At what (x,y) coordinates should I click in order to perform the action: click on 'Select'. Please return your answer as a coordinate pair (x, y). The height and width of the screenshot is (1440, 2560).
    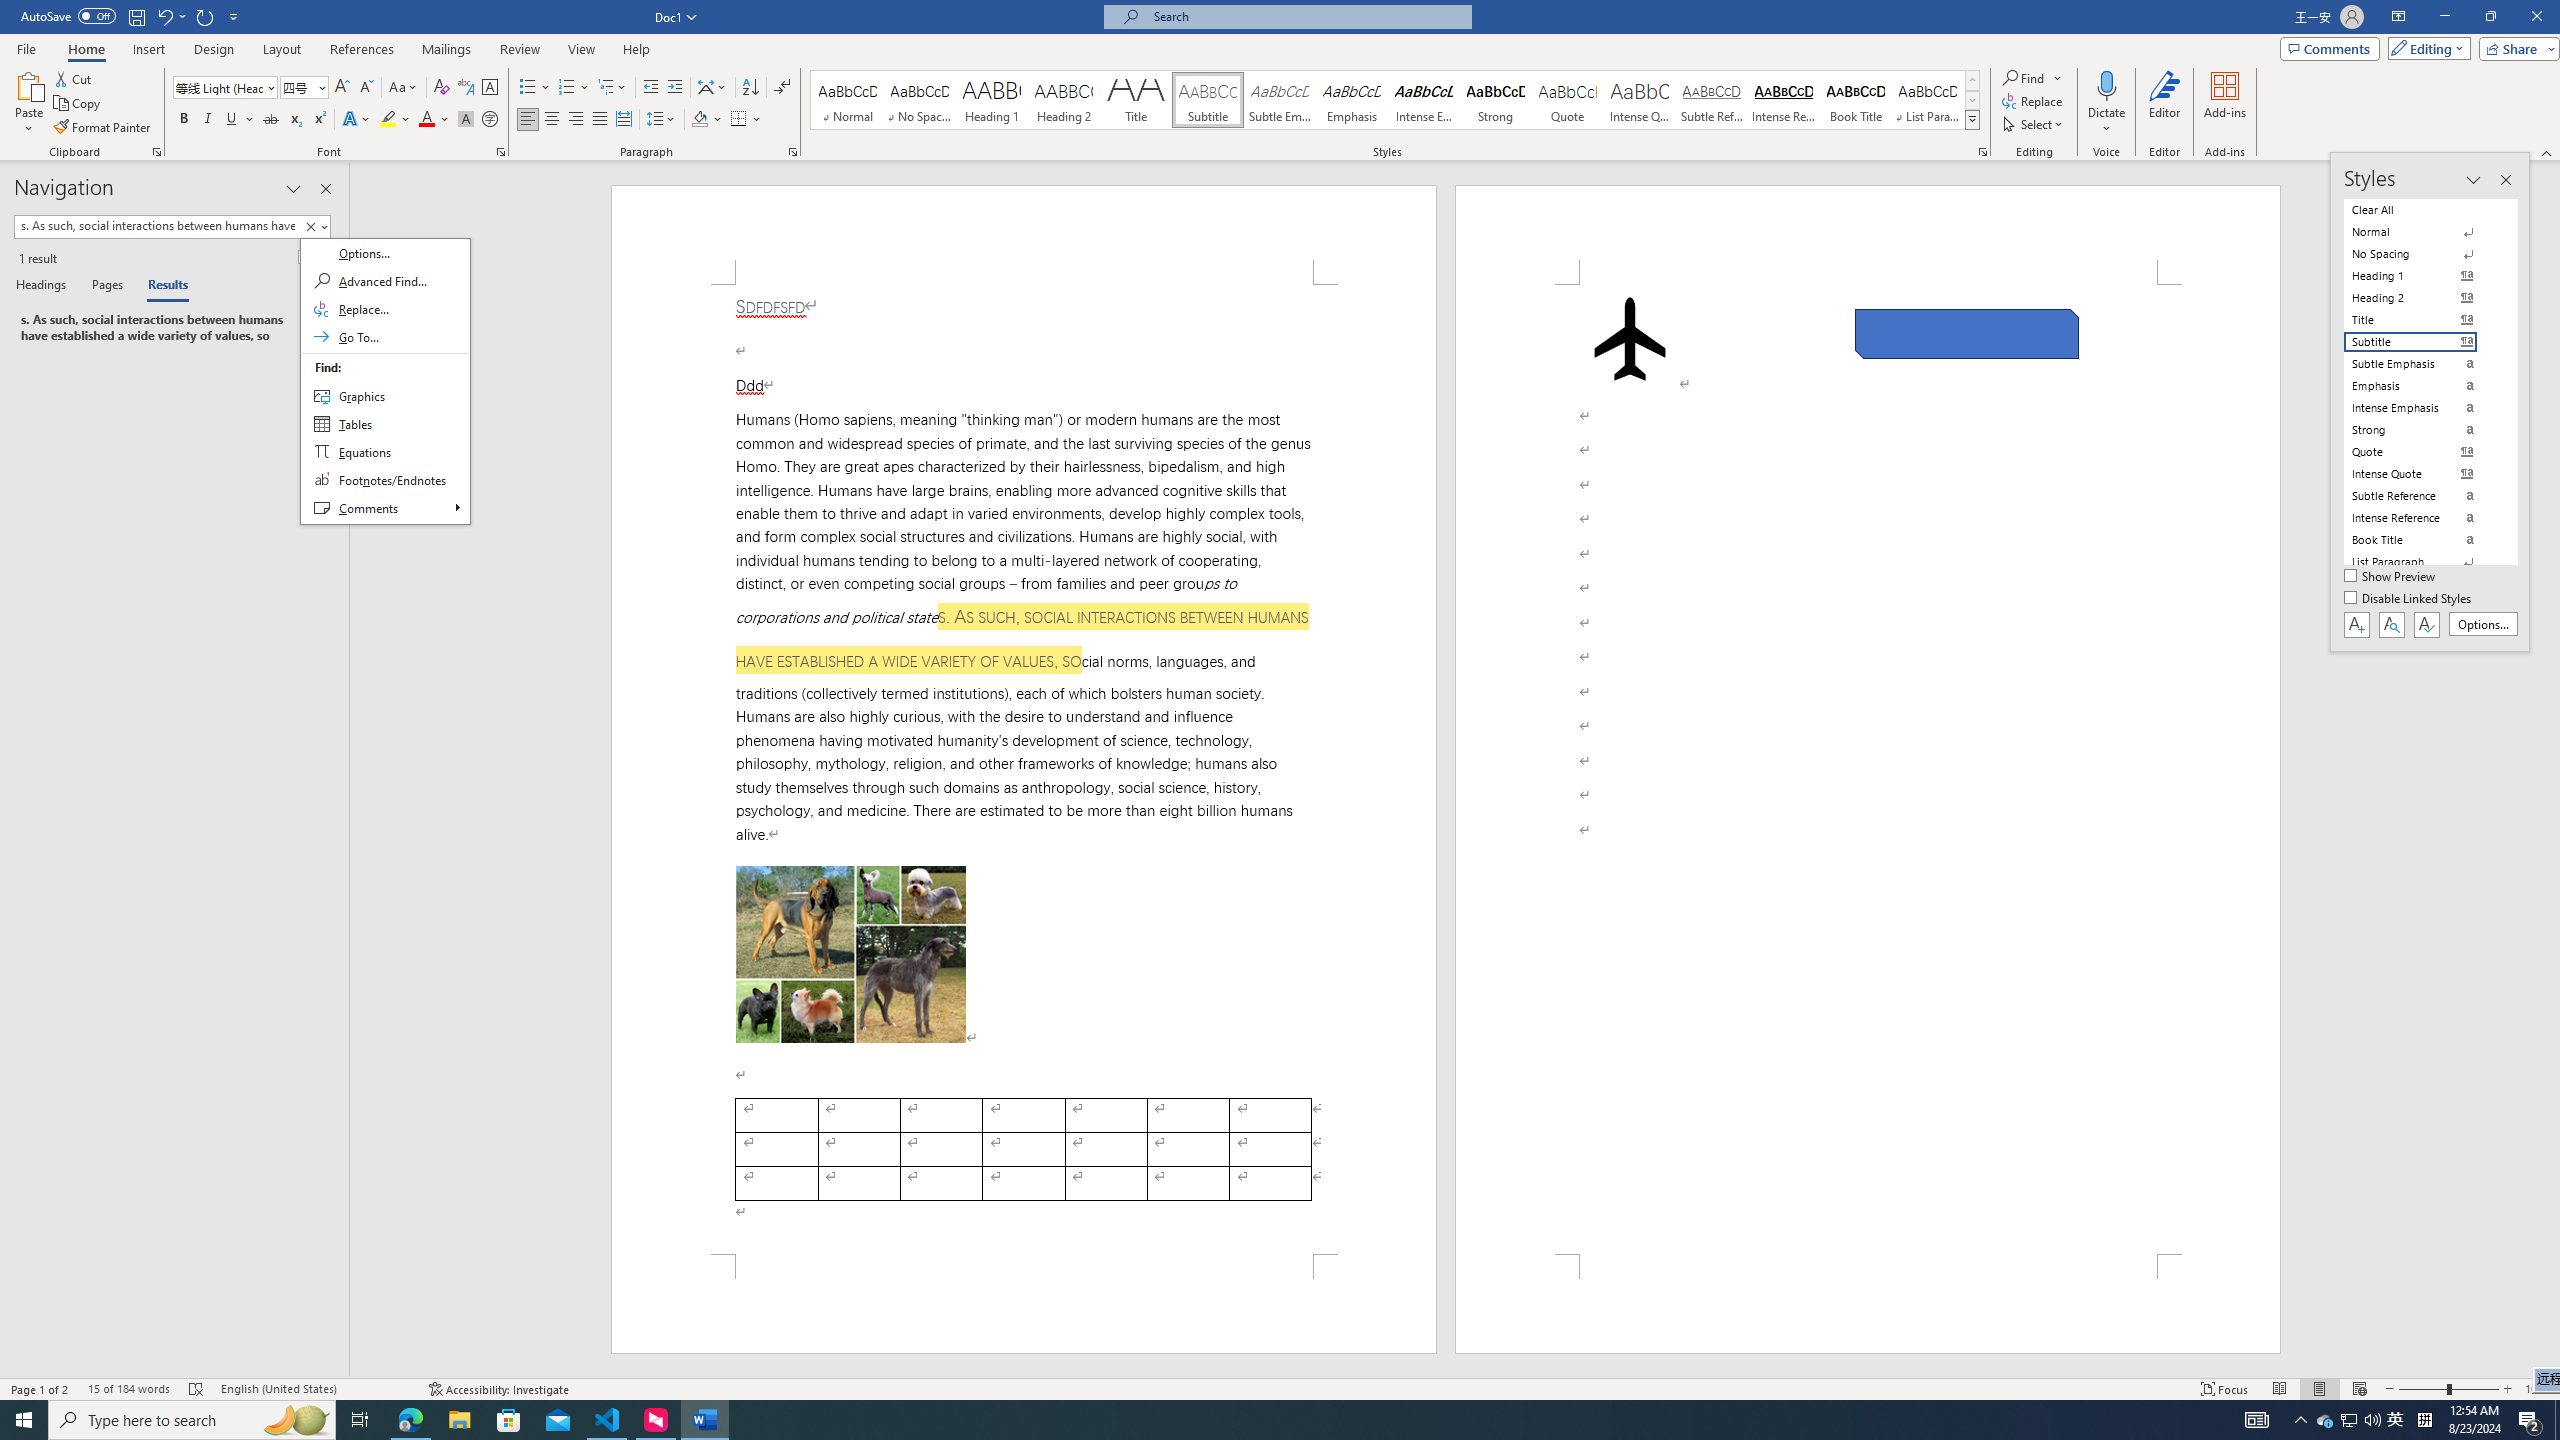
    Looking at the image, I should click on (2034, 122).